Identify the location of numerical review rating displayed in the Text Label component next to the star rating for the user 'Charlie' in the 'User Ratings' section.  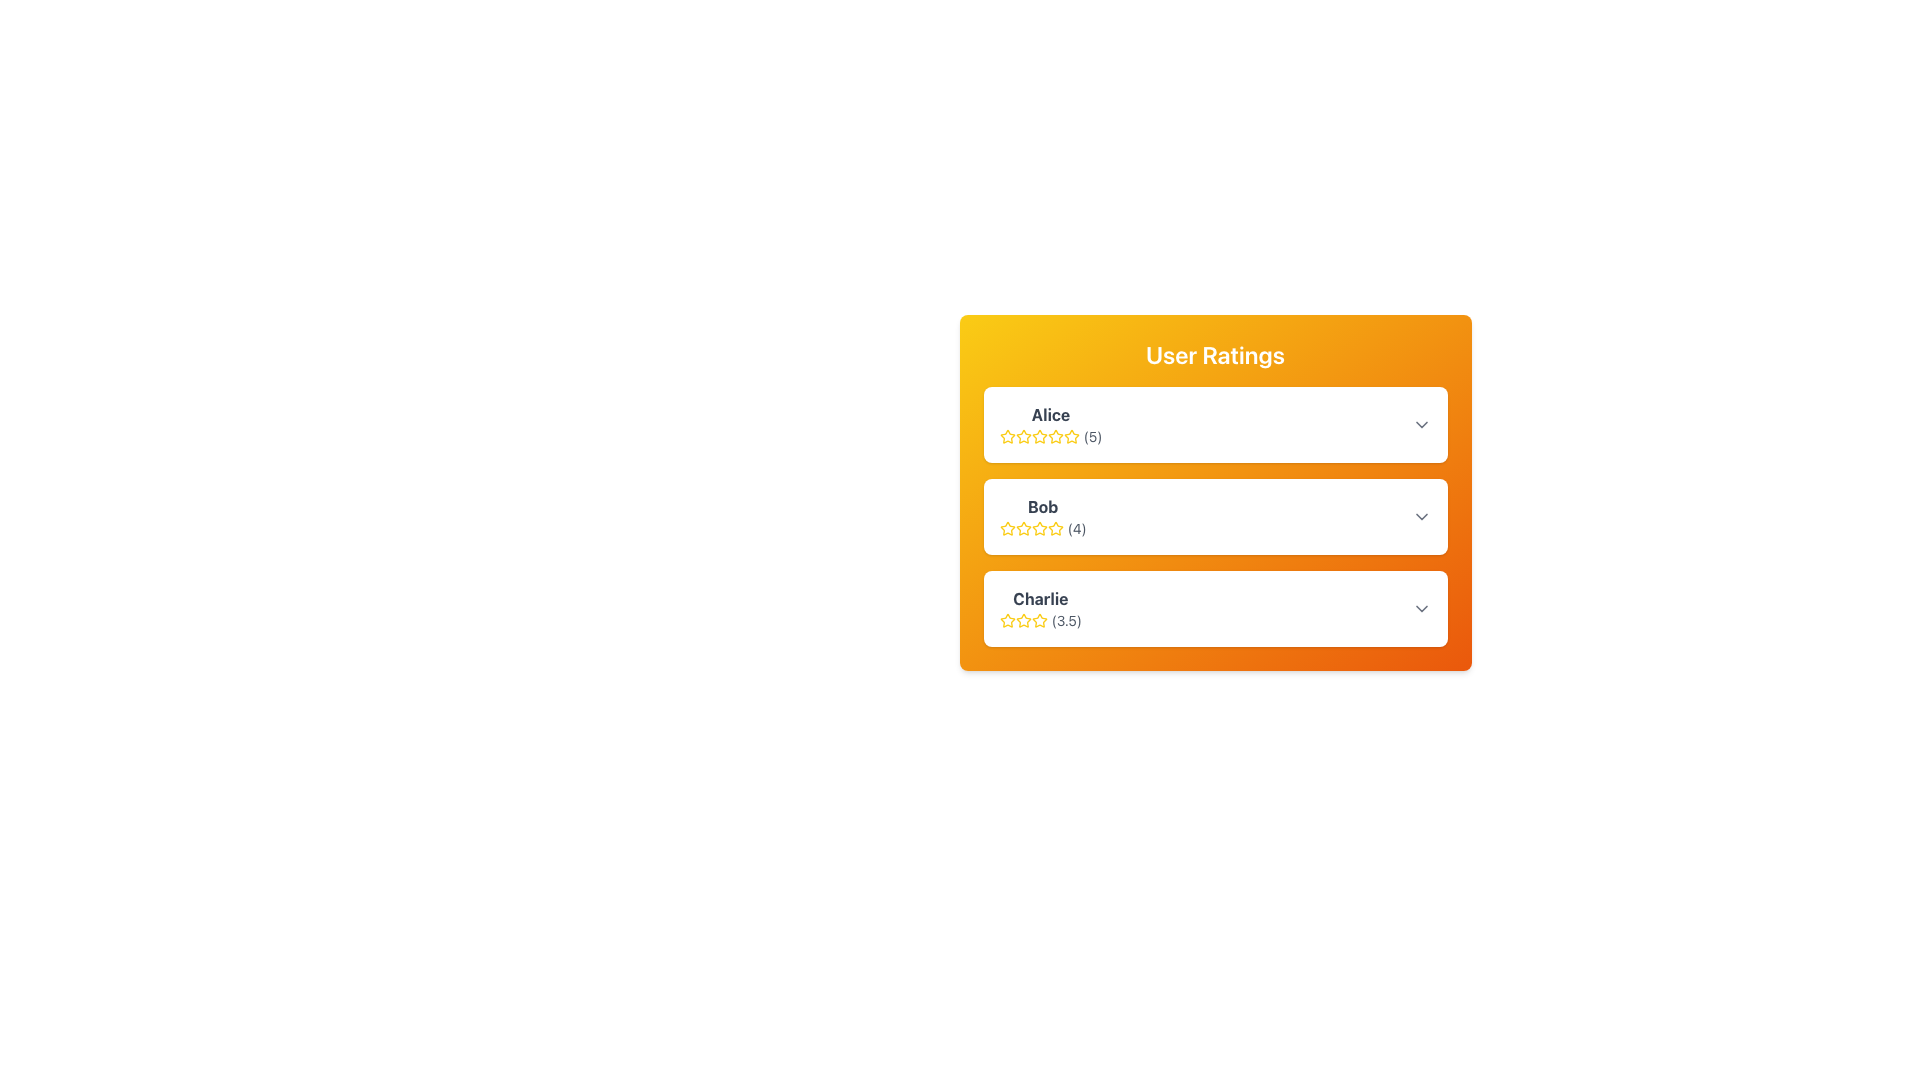
(1065, 620).